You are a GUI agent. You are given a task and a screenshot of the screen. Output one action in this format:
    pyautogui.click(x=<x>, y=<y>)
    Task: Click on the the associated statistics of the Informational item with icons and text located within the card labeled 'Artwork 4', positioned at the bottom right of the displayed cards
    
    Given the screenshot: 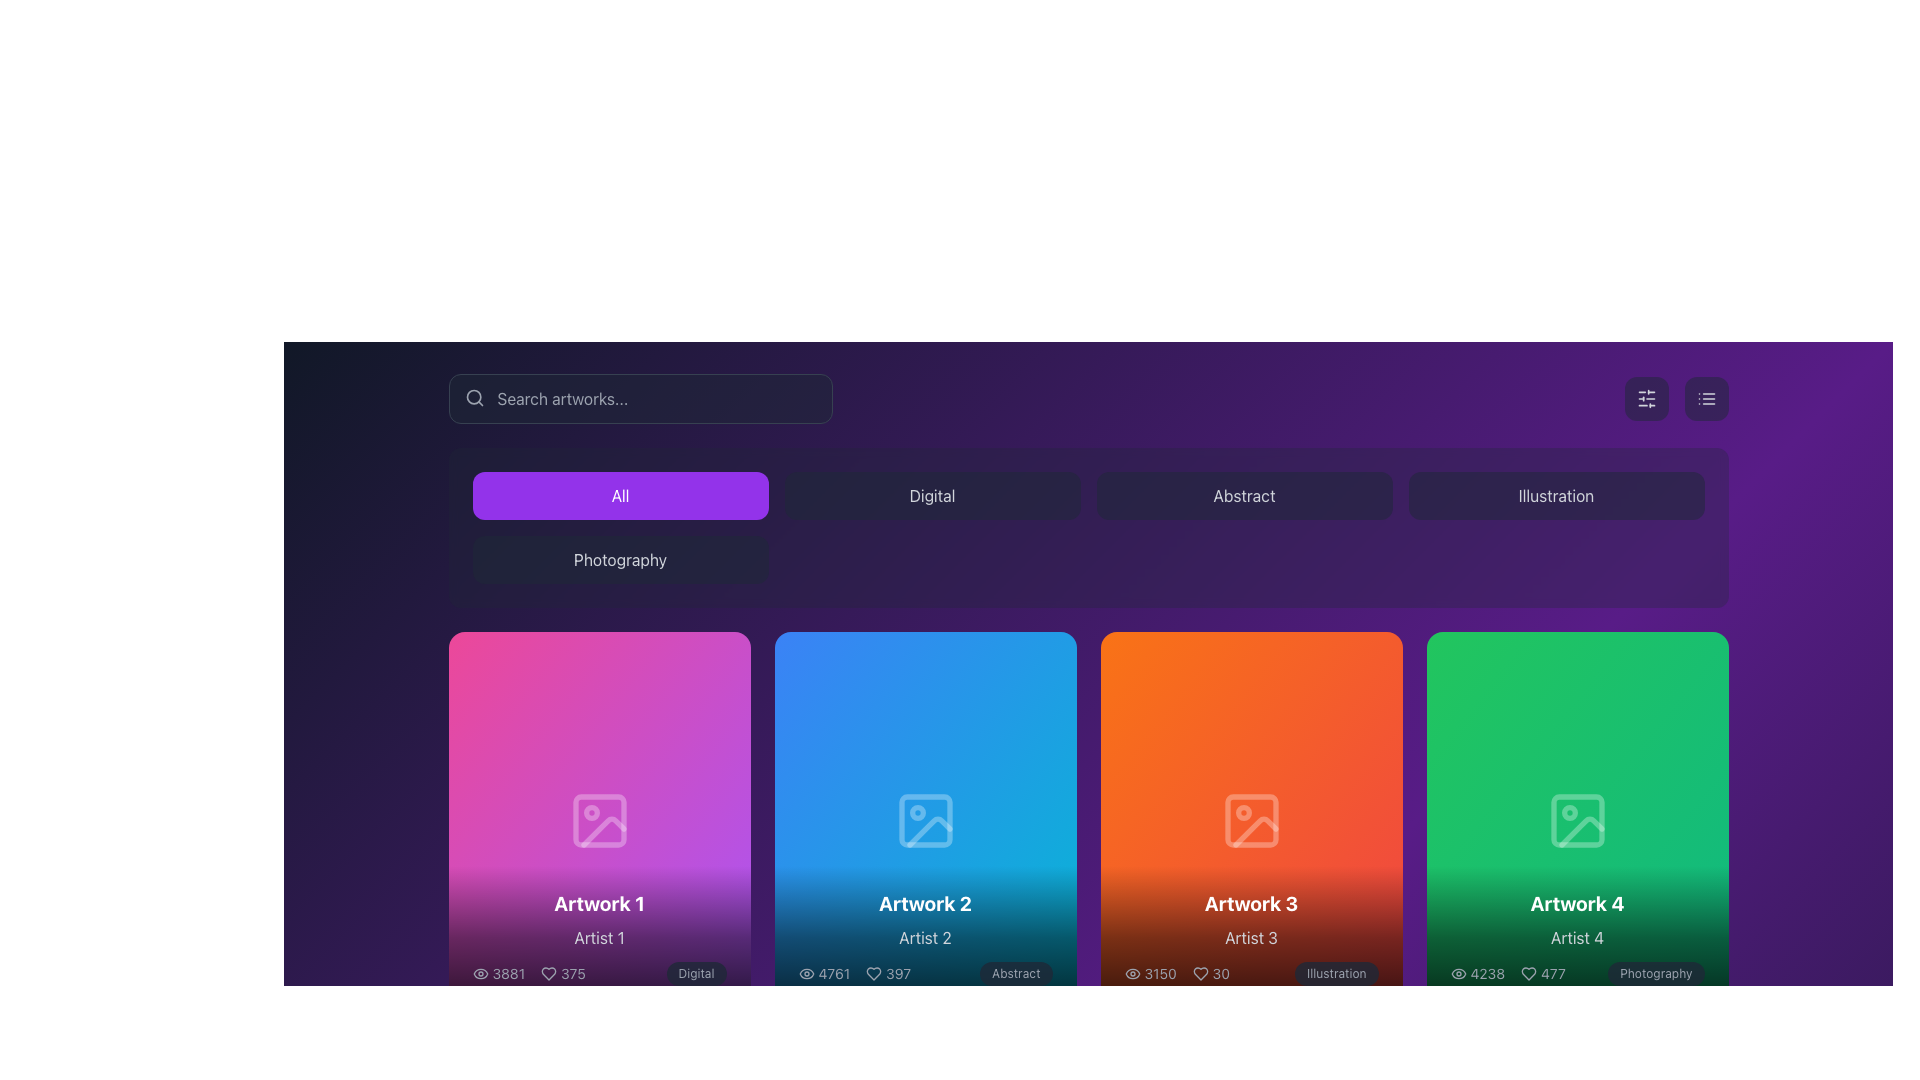 What is the action you would take?
    pyautogui.click(x=1507, y=971)
    